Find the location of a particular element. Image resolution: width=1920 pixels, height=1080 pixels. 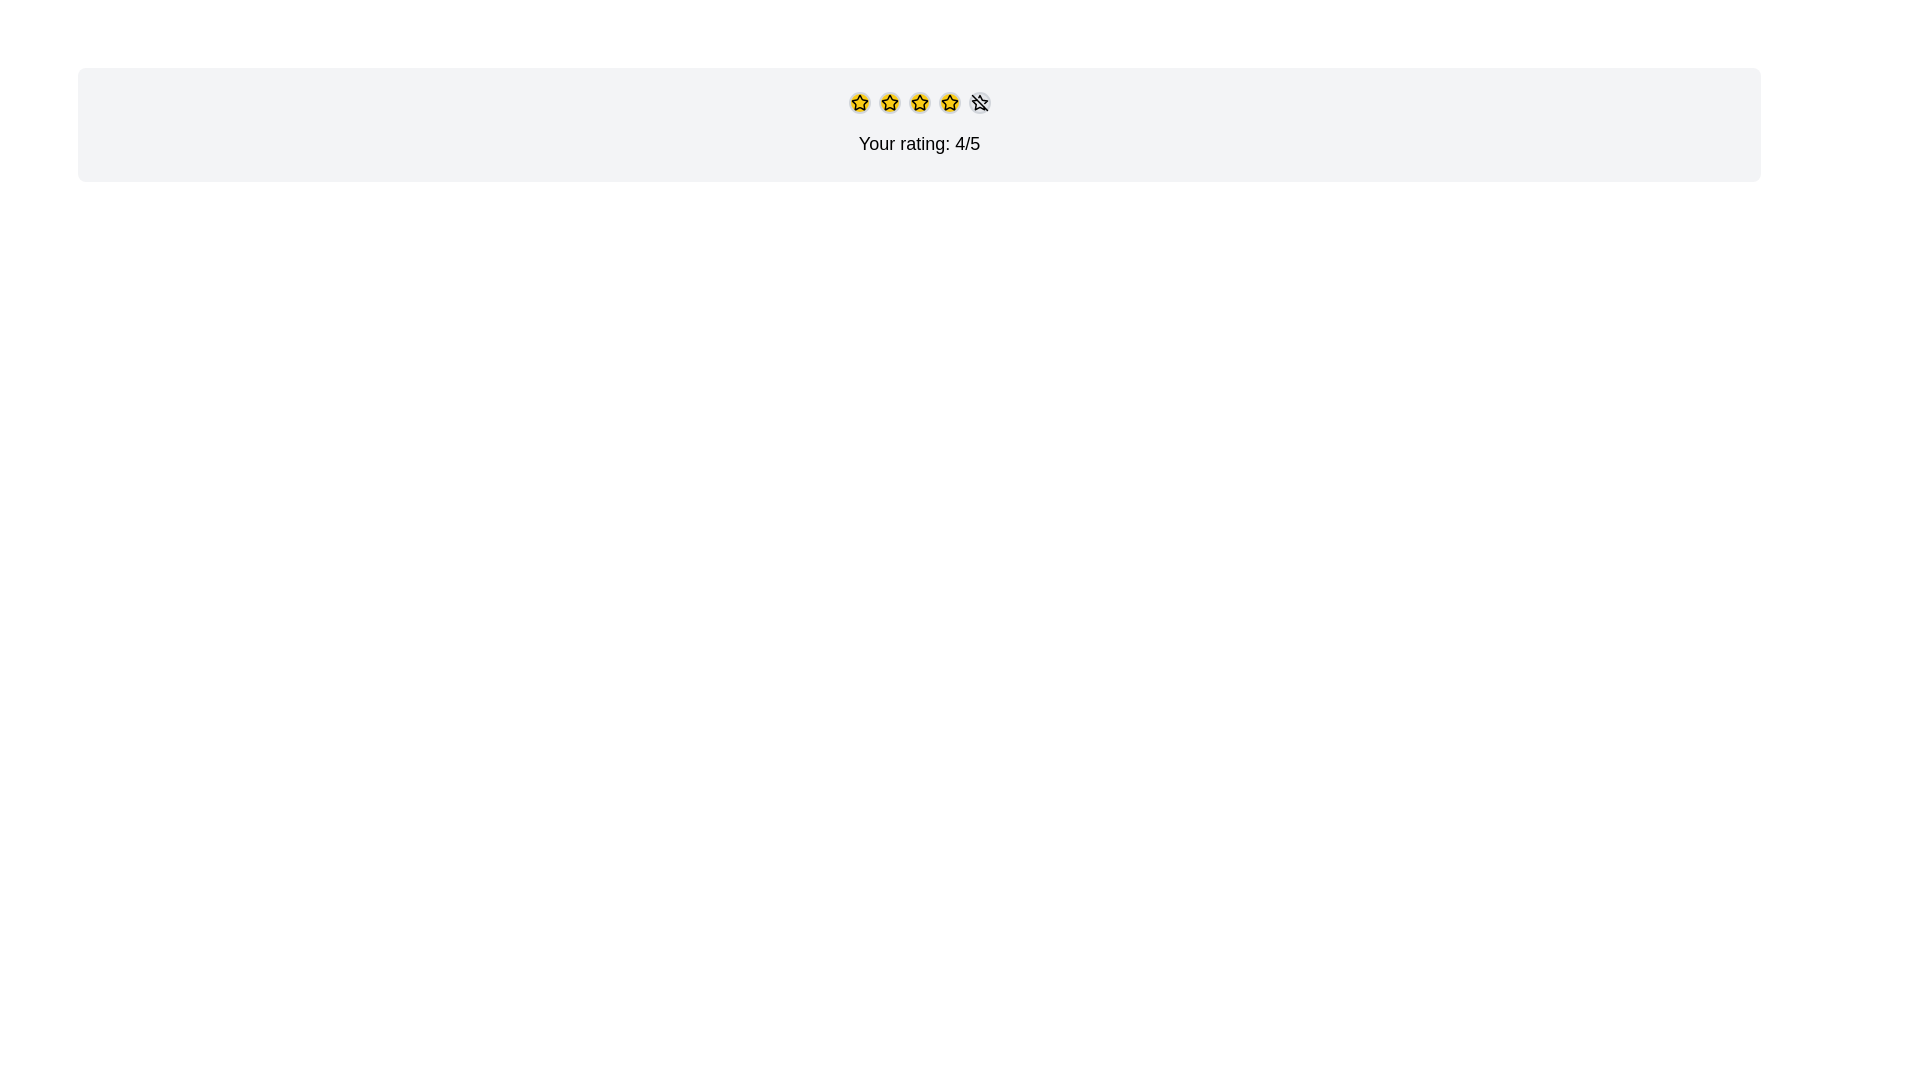

to select the second star in the horizontal rating system, which is marked in red to indicate the currently selected rating is located at coordinates (888, 102).